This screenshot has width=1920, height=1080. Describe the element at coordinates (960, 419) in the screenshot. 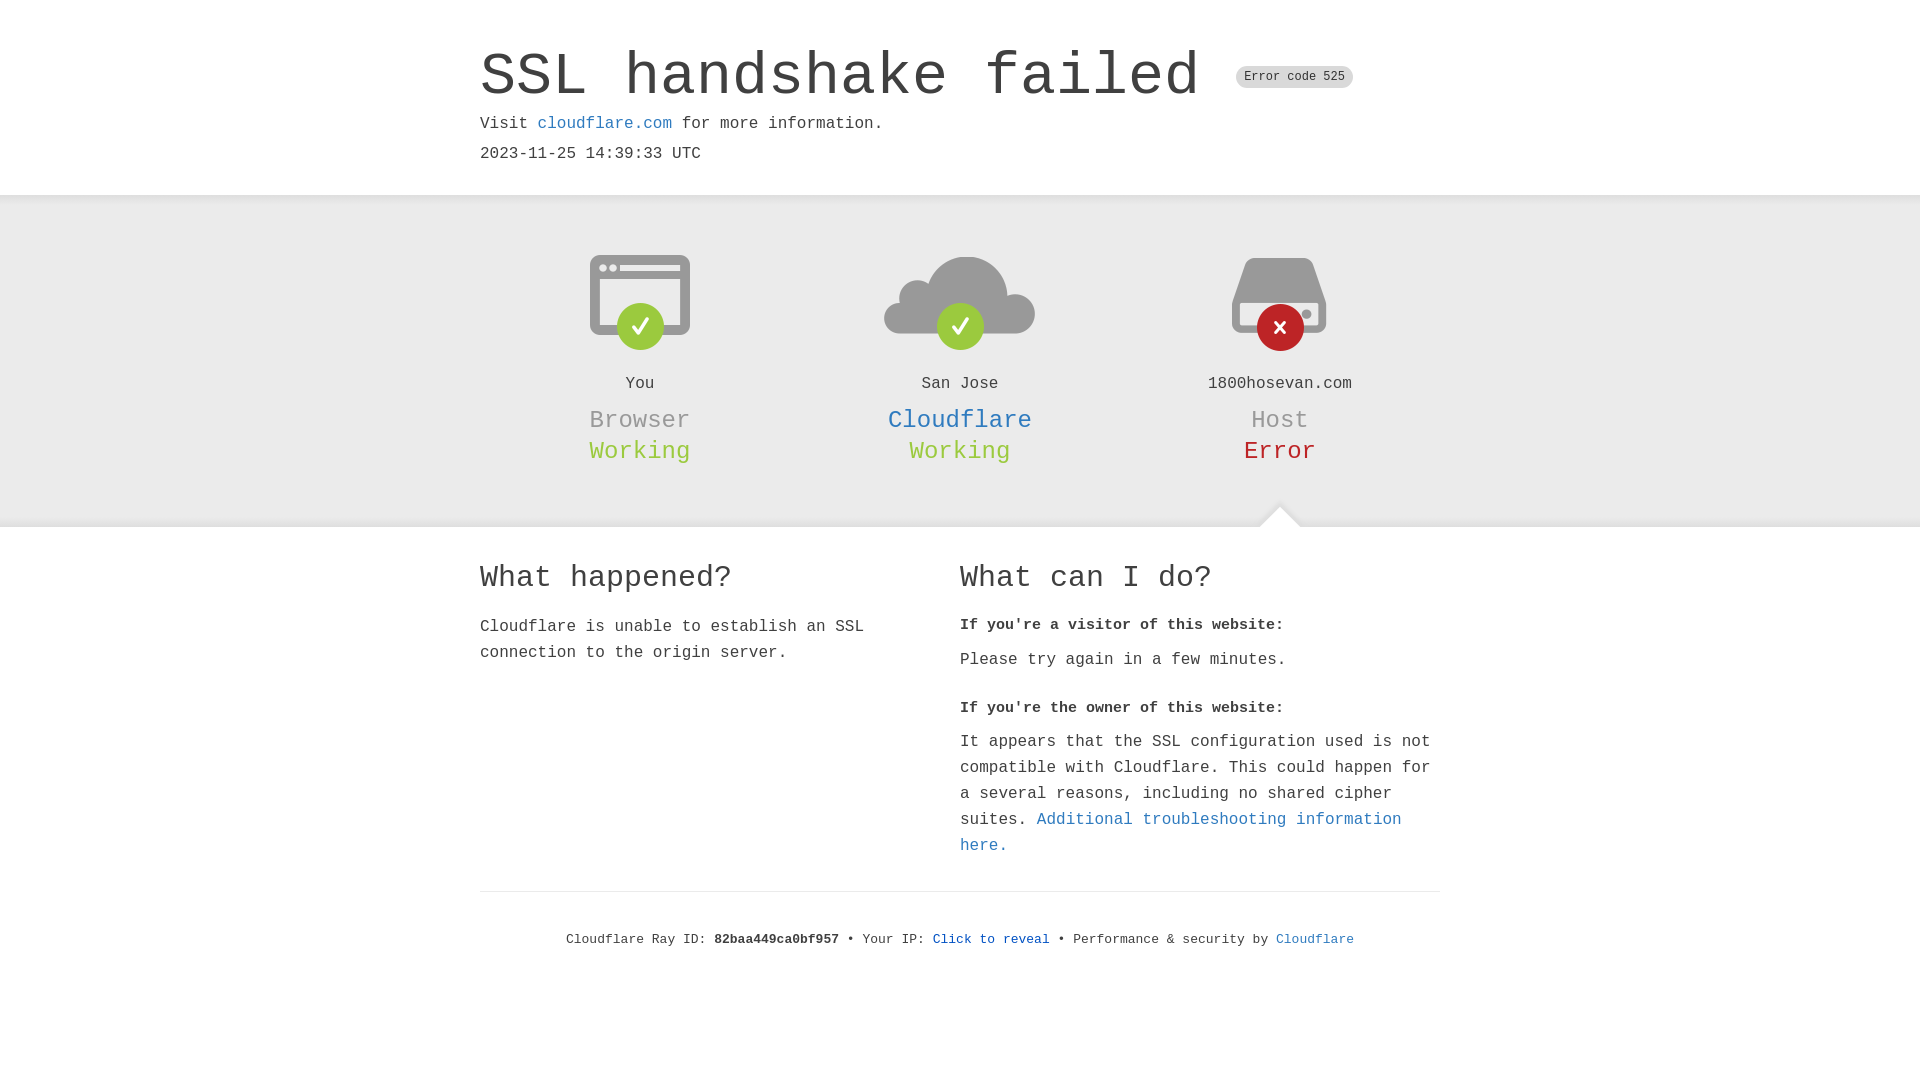

I see `'Cloudflare'` at that location.